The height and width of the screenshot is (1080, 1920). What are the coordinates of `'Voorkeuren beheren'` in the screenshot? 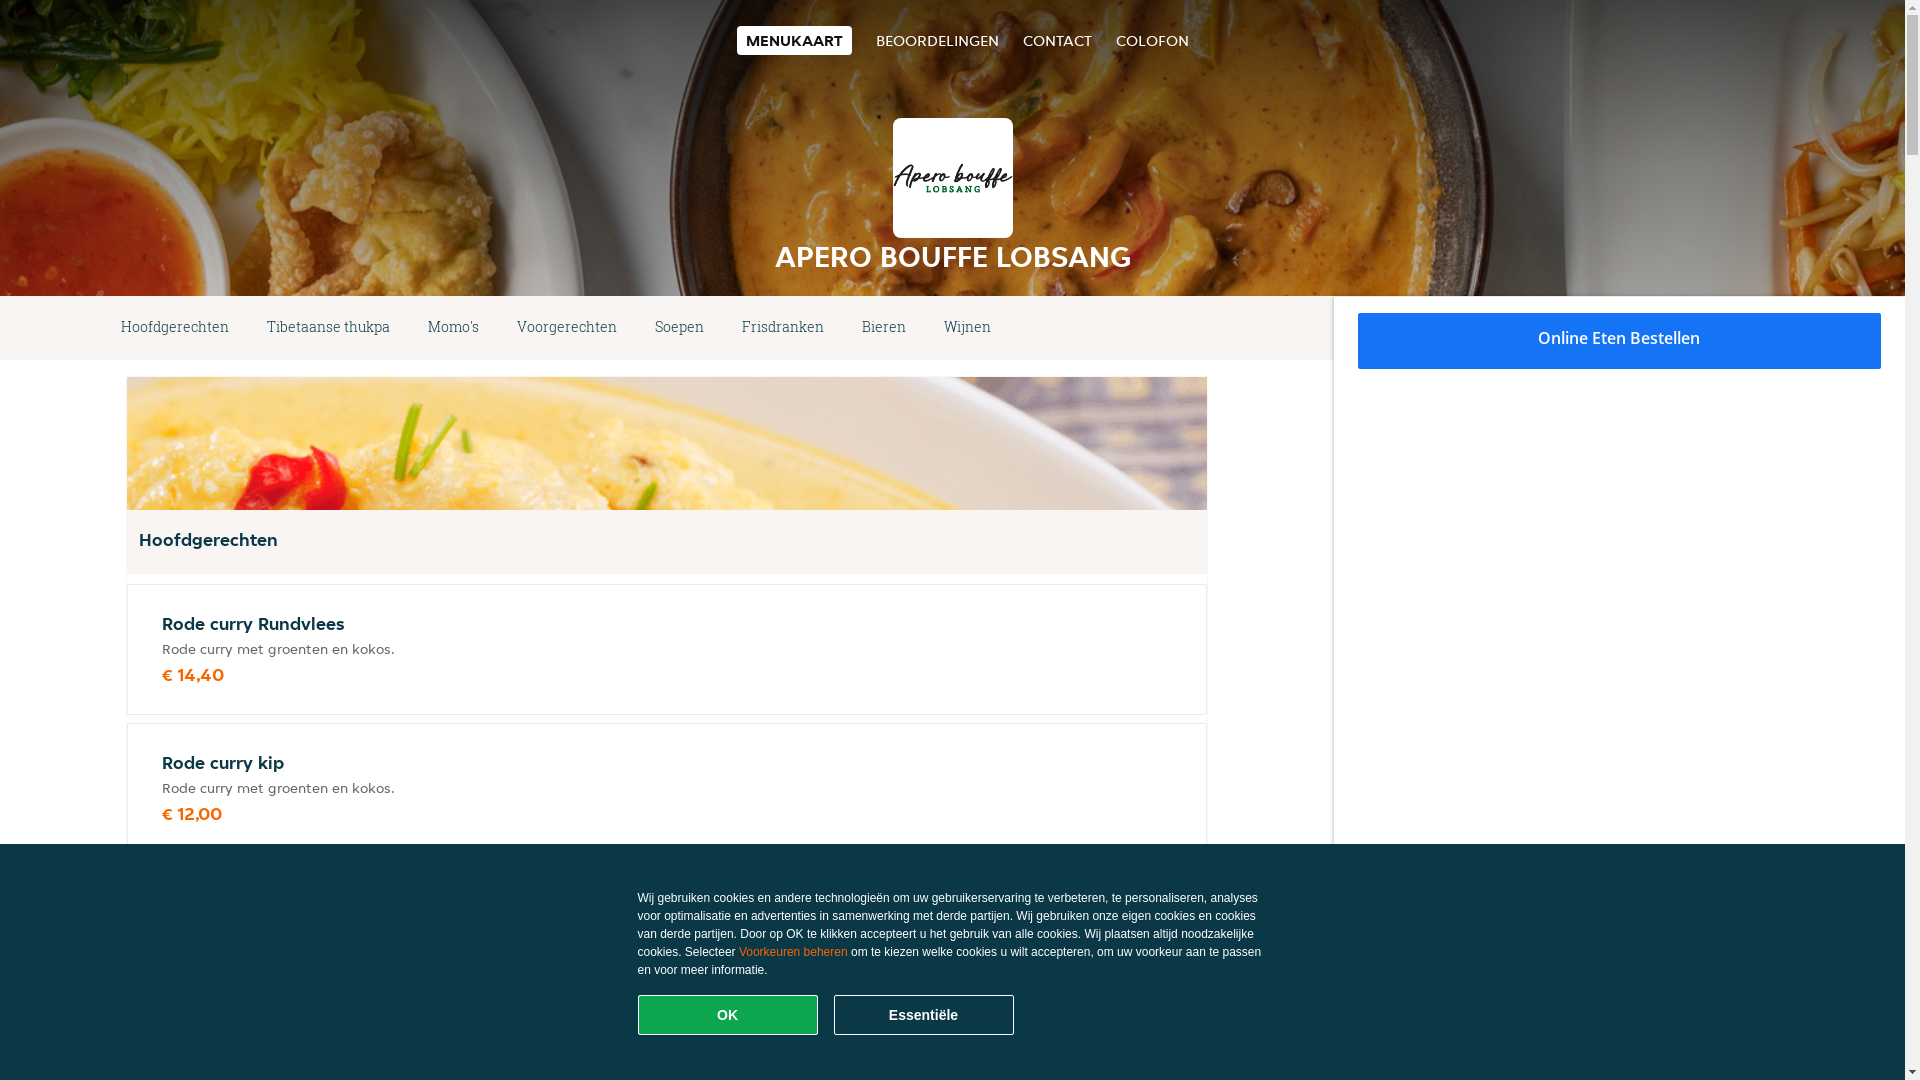 It's located at (792, 951).